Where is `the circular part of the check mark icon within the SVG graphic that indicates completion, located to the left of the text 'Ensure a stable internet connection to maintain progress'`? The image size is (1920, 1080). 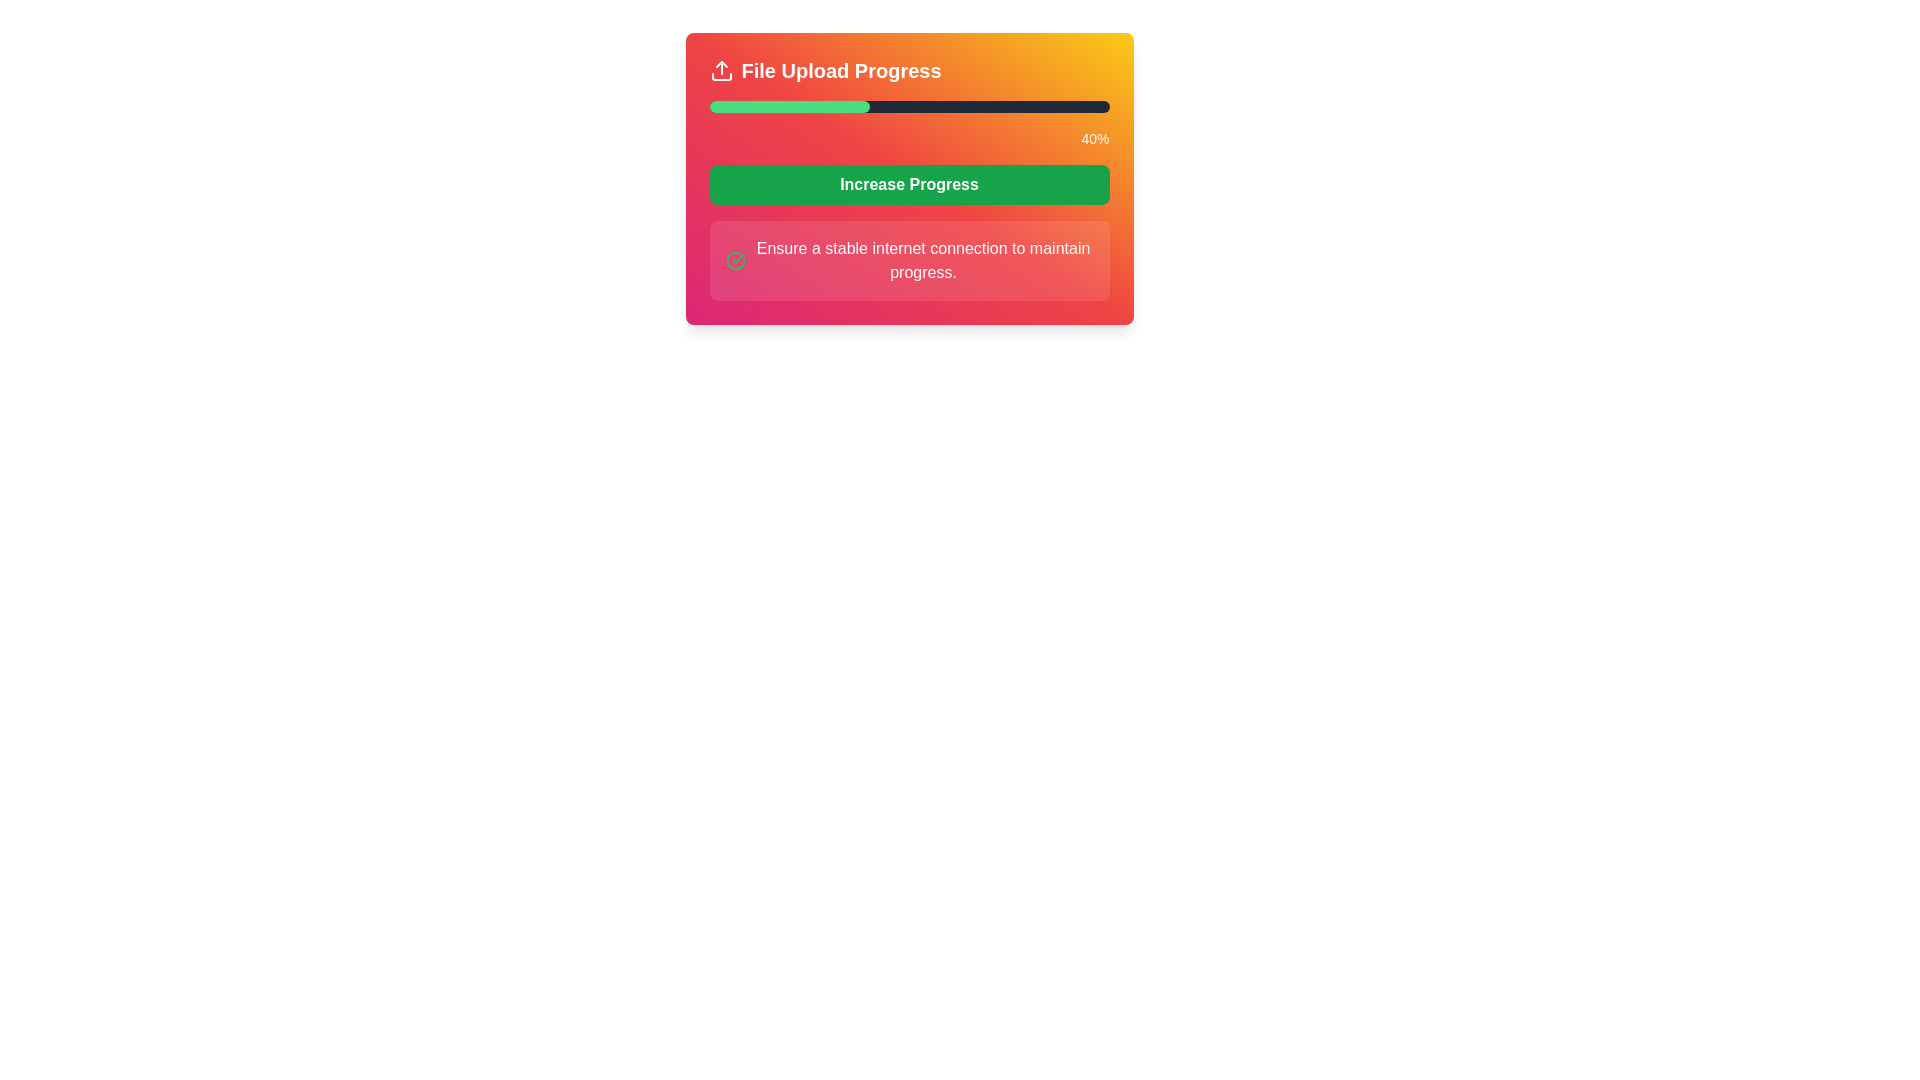 the circular part of the check mark icon within the SVG graphic that indicates completion, located to the left of the text 'Ensure a stable internet connection to maintain progress' is located at coordinates (734, 260).